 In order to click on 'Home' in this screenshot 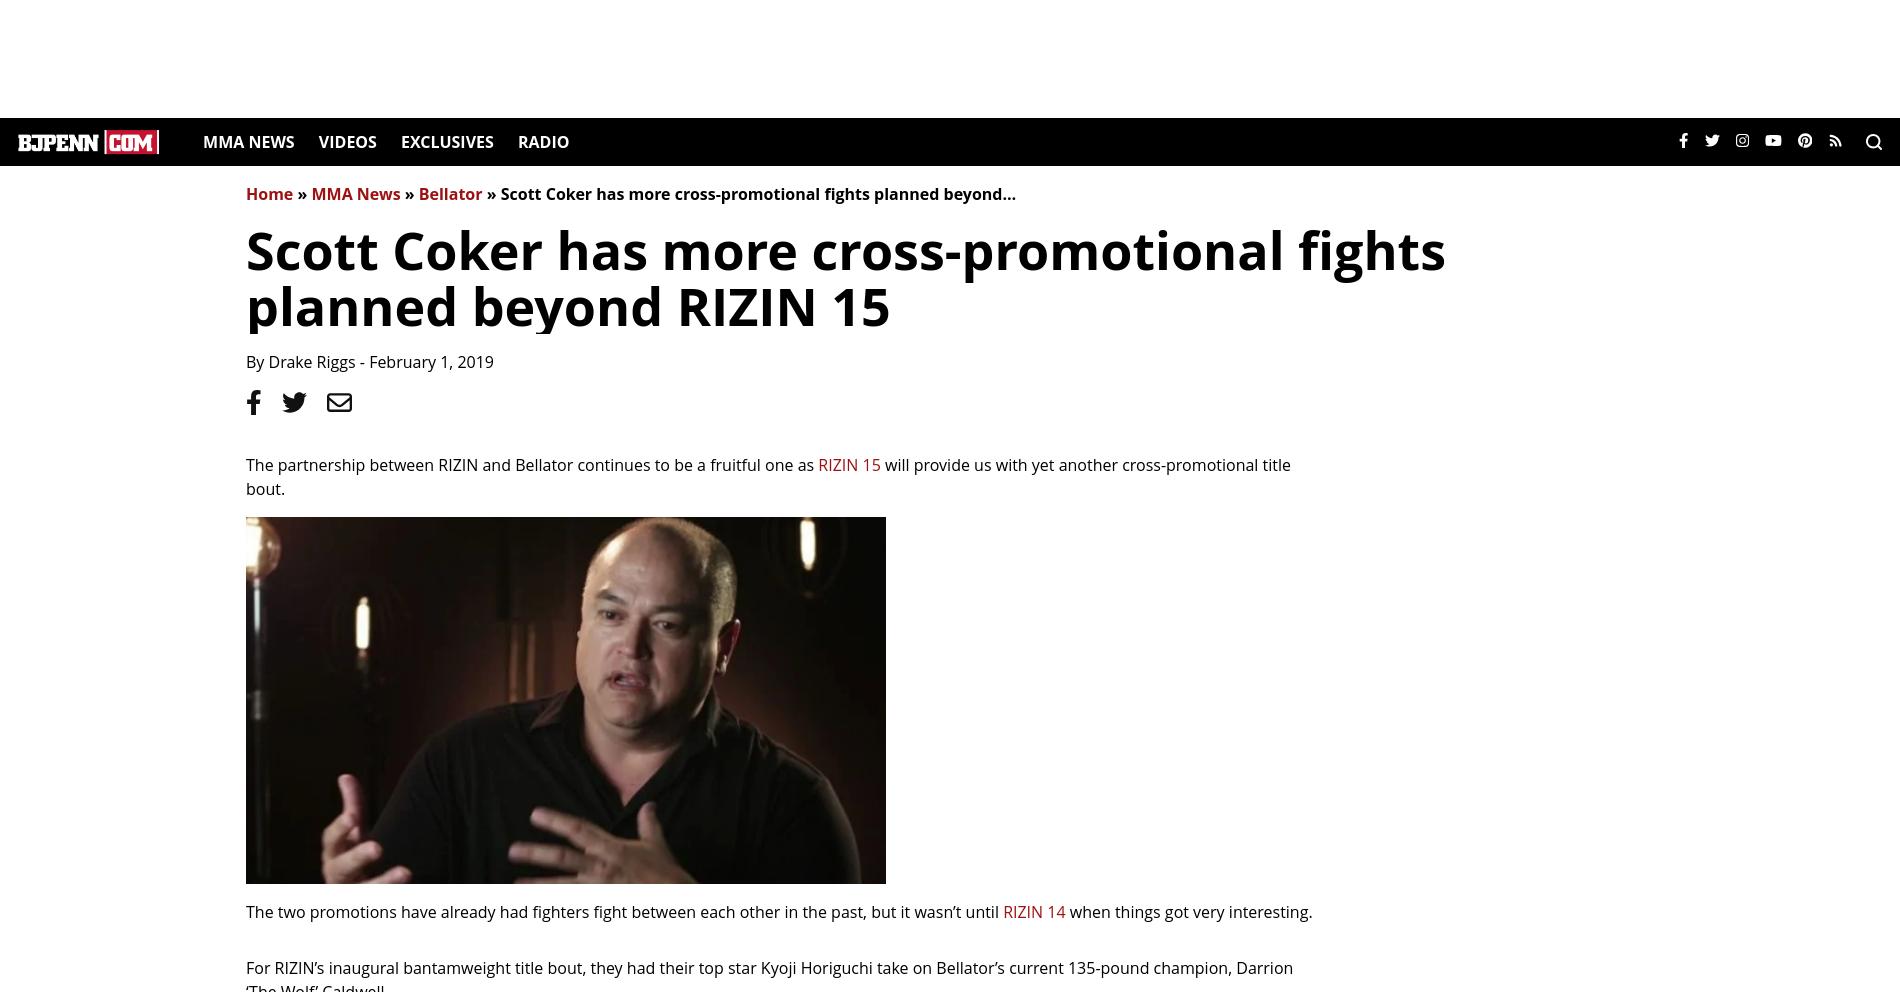, I will do `click(268, 193)`.